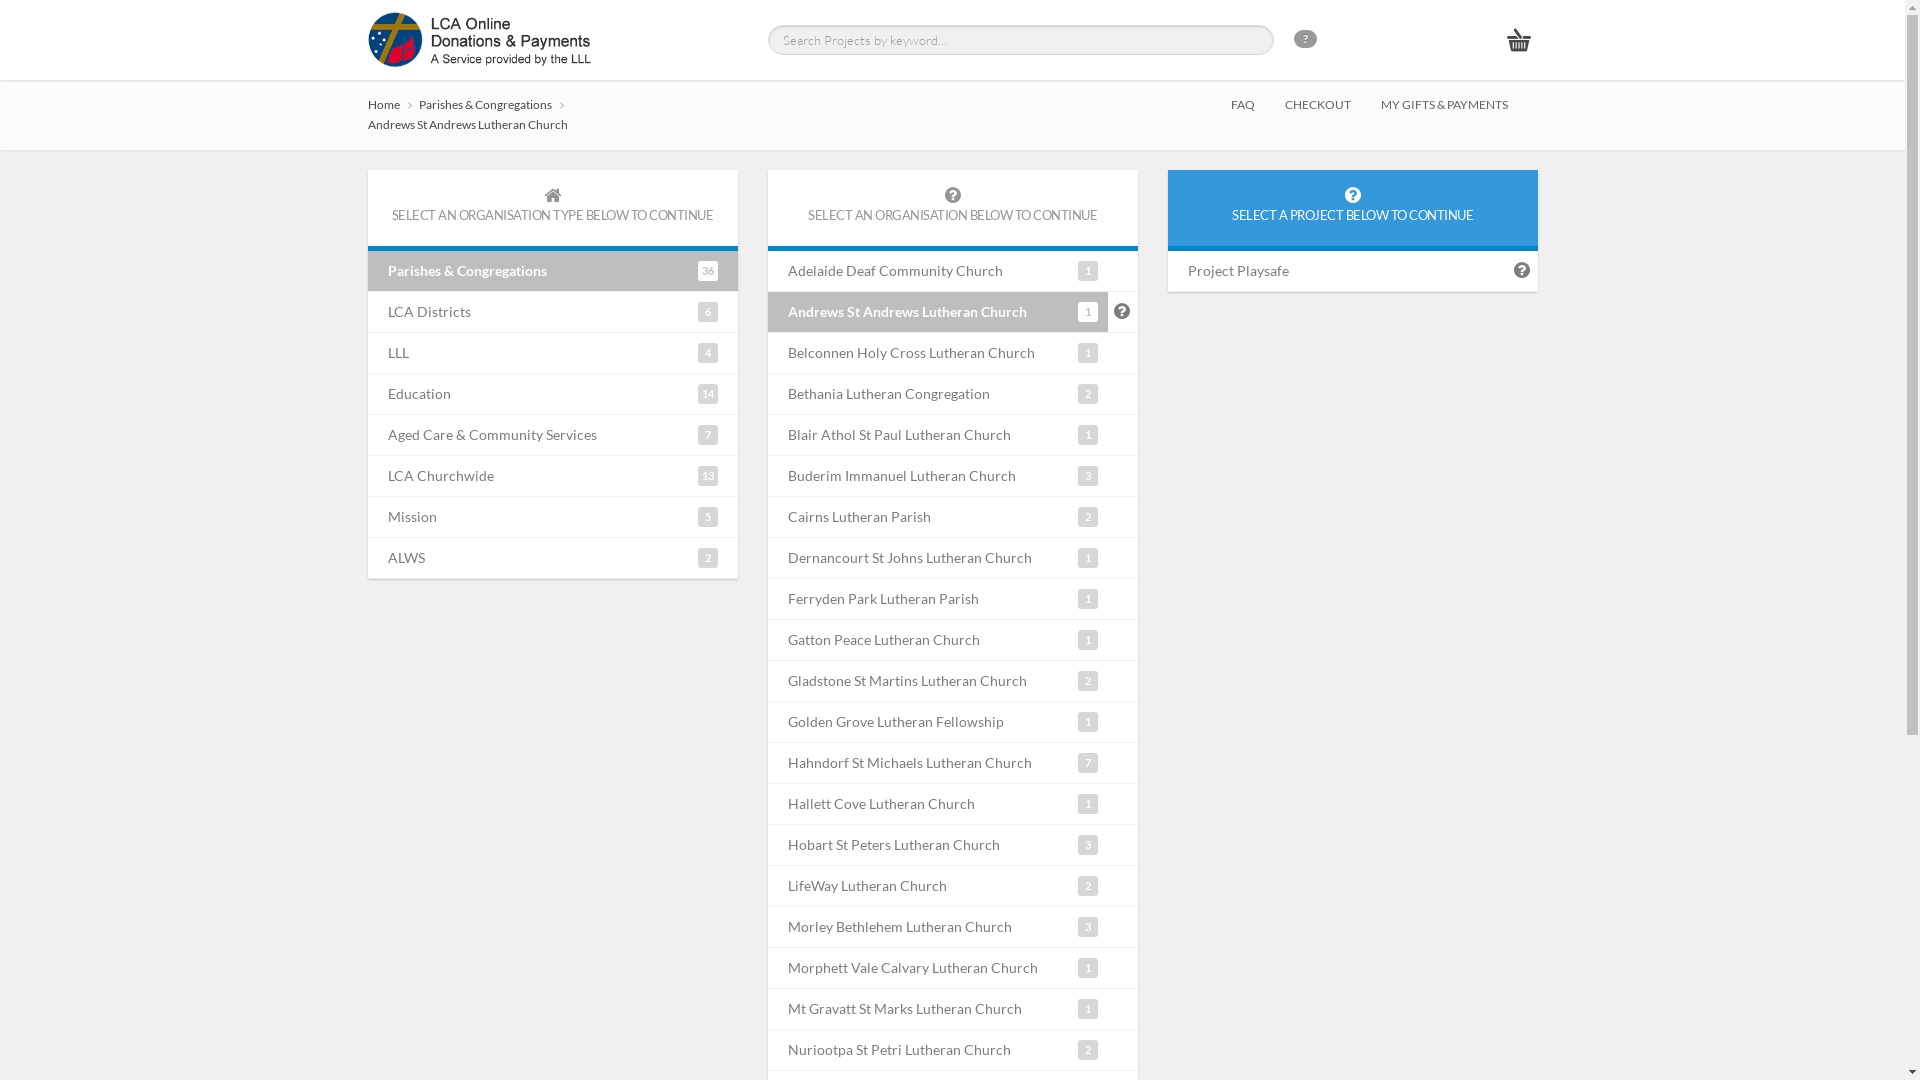 Image resolution: width=1920 pixels, height=1080 pixels. I want to click on '2, so click(936, 515).